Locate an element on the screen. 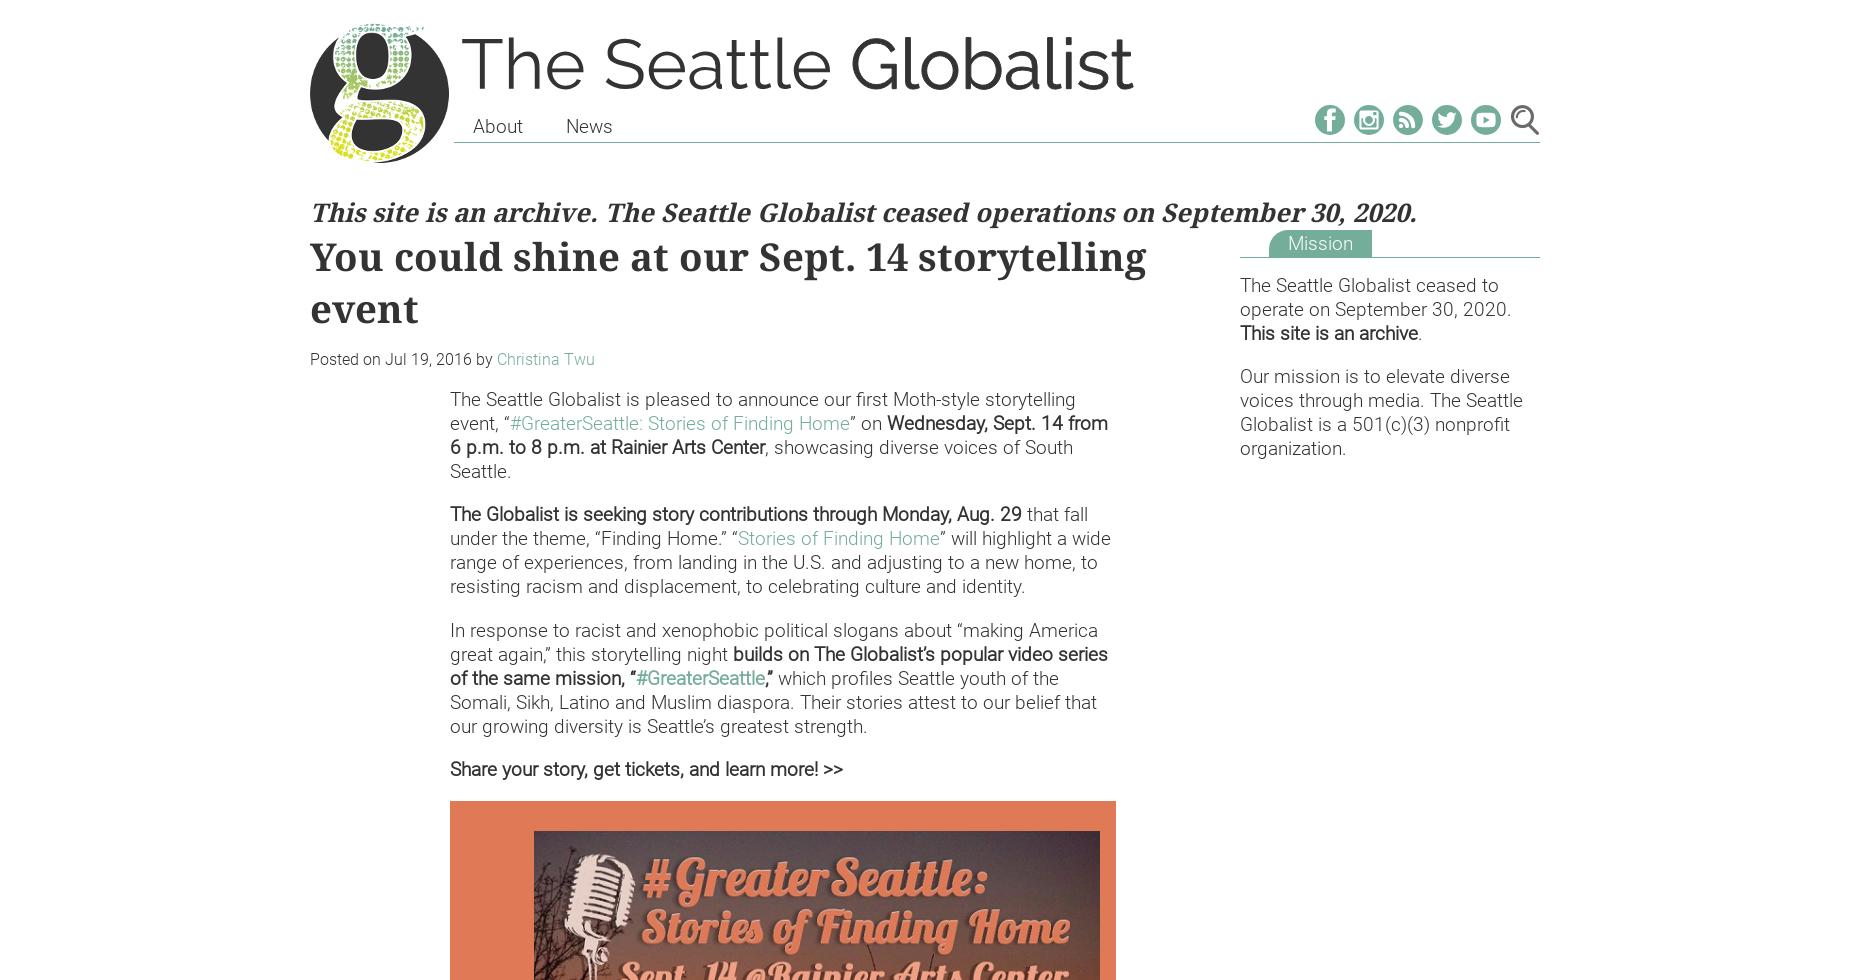  'Posted on' is located at coordinates (346, 359).